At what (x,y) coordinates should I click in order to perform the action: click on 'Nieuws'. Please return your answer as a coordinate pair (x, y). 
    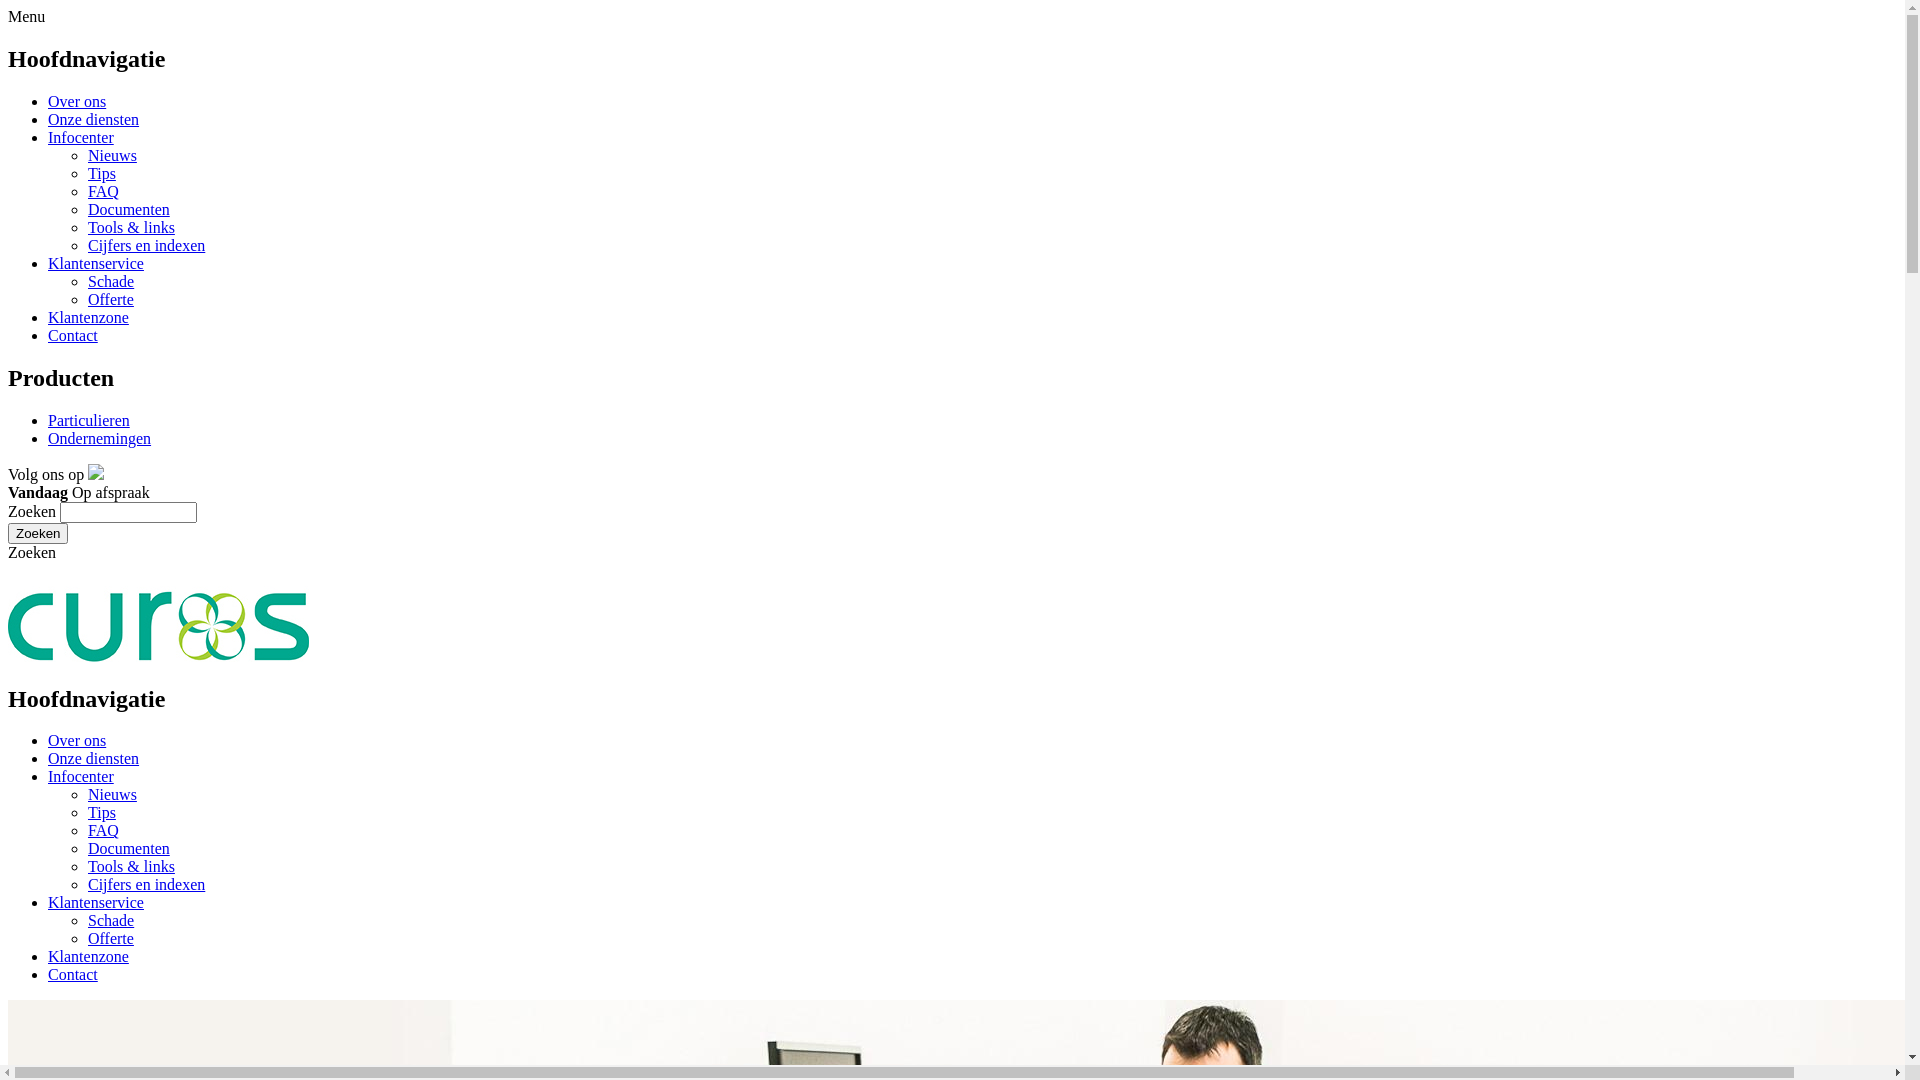
    Looking at the image, I should click on (111, 154).